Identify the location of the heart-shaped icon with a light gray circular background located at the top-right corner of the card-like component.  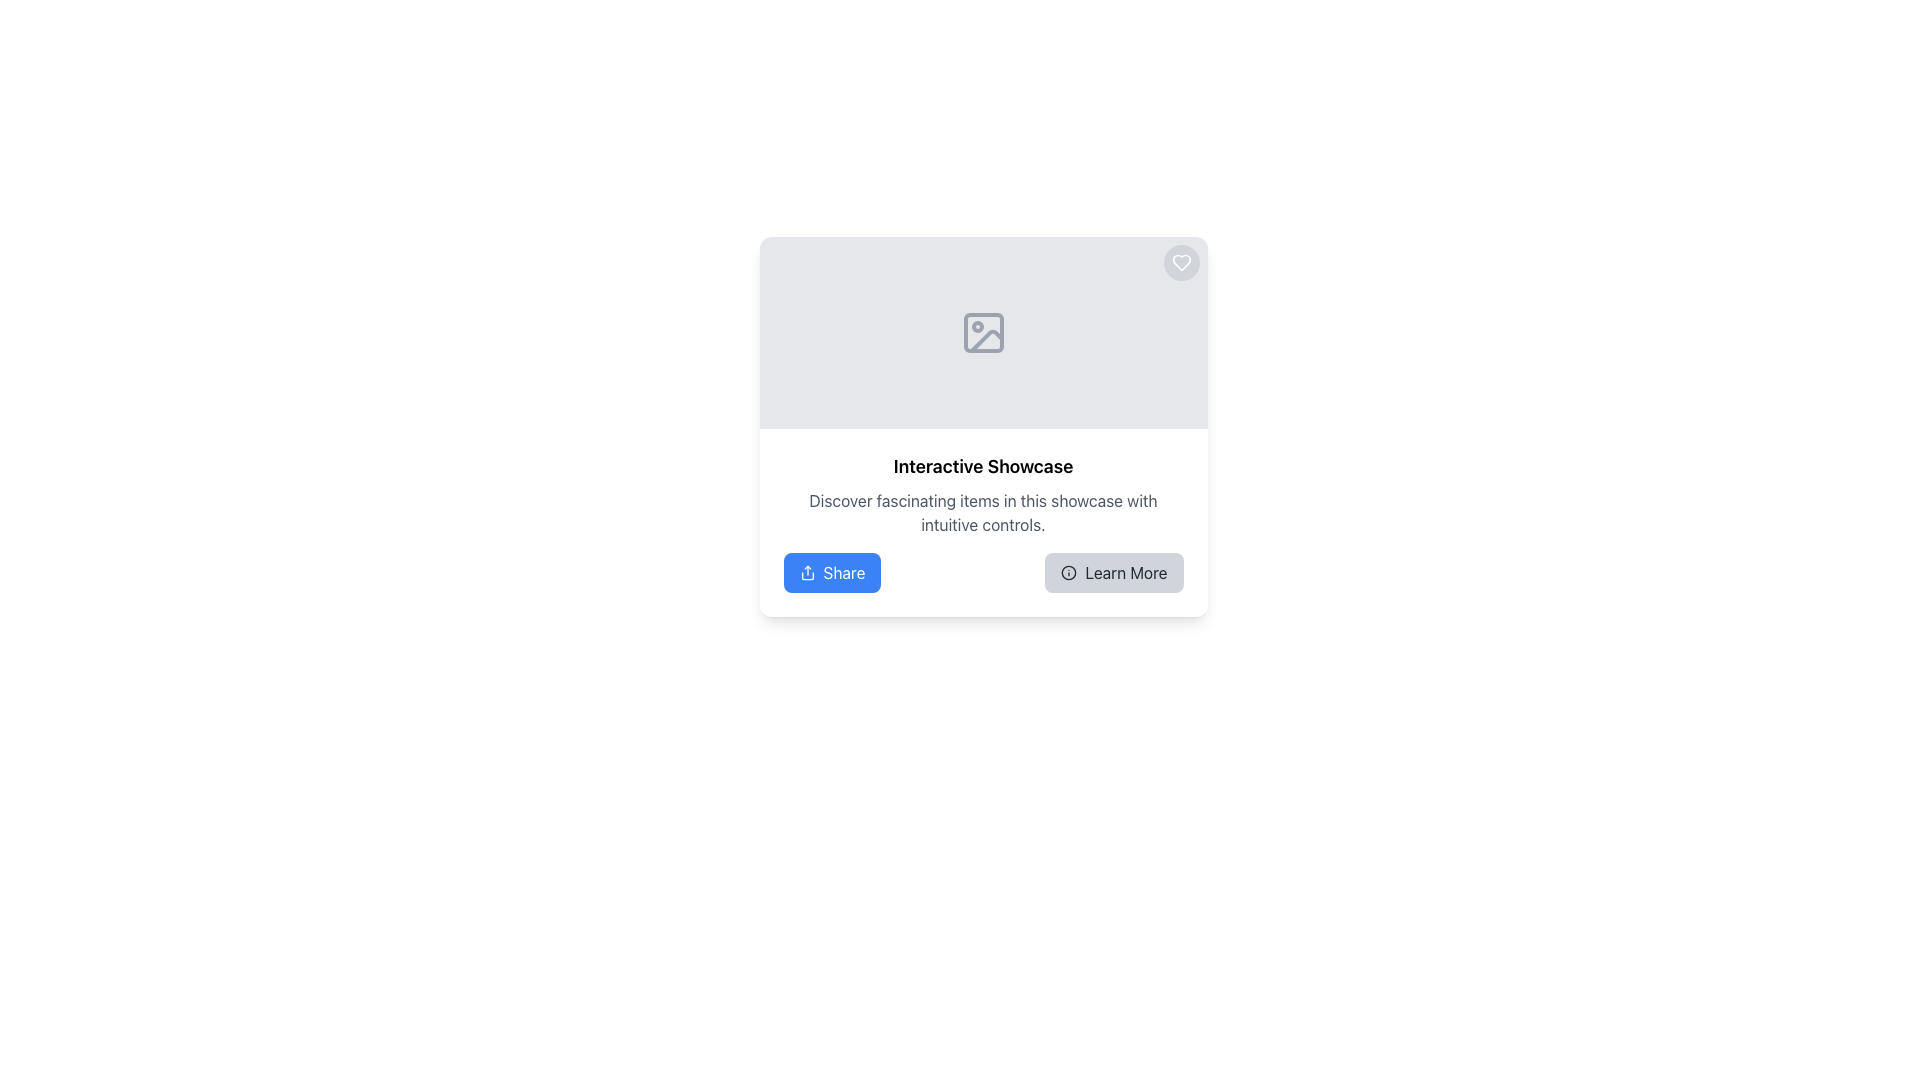
(1181, 261).